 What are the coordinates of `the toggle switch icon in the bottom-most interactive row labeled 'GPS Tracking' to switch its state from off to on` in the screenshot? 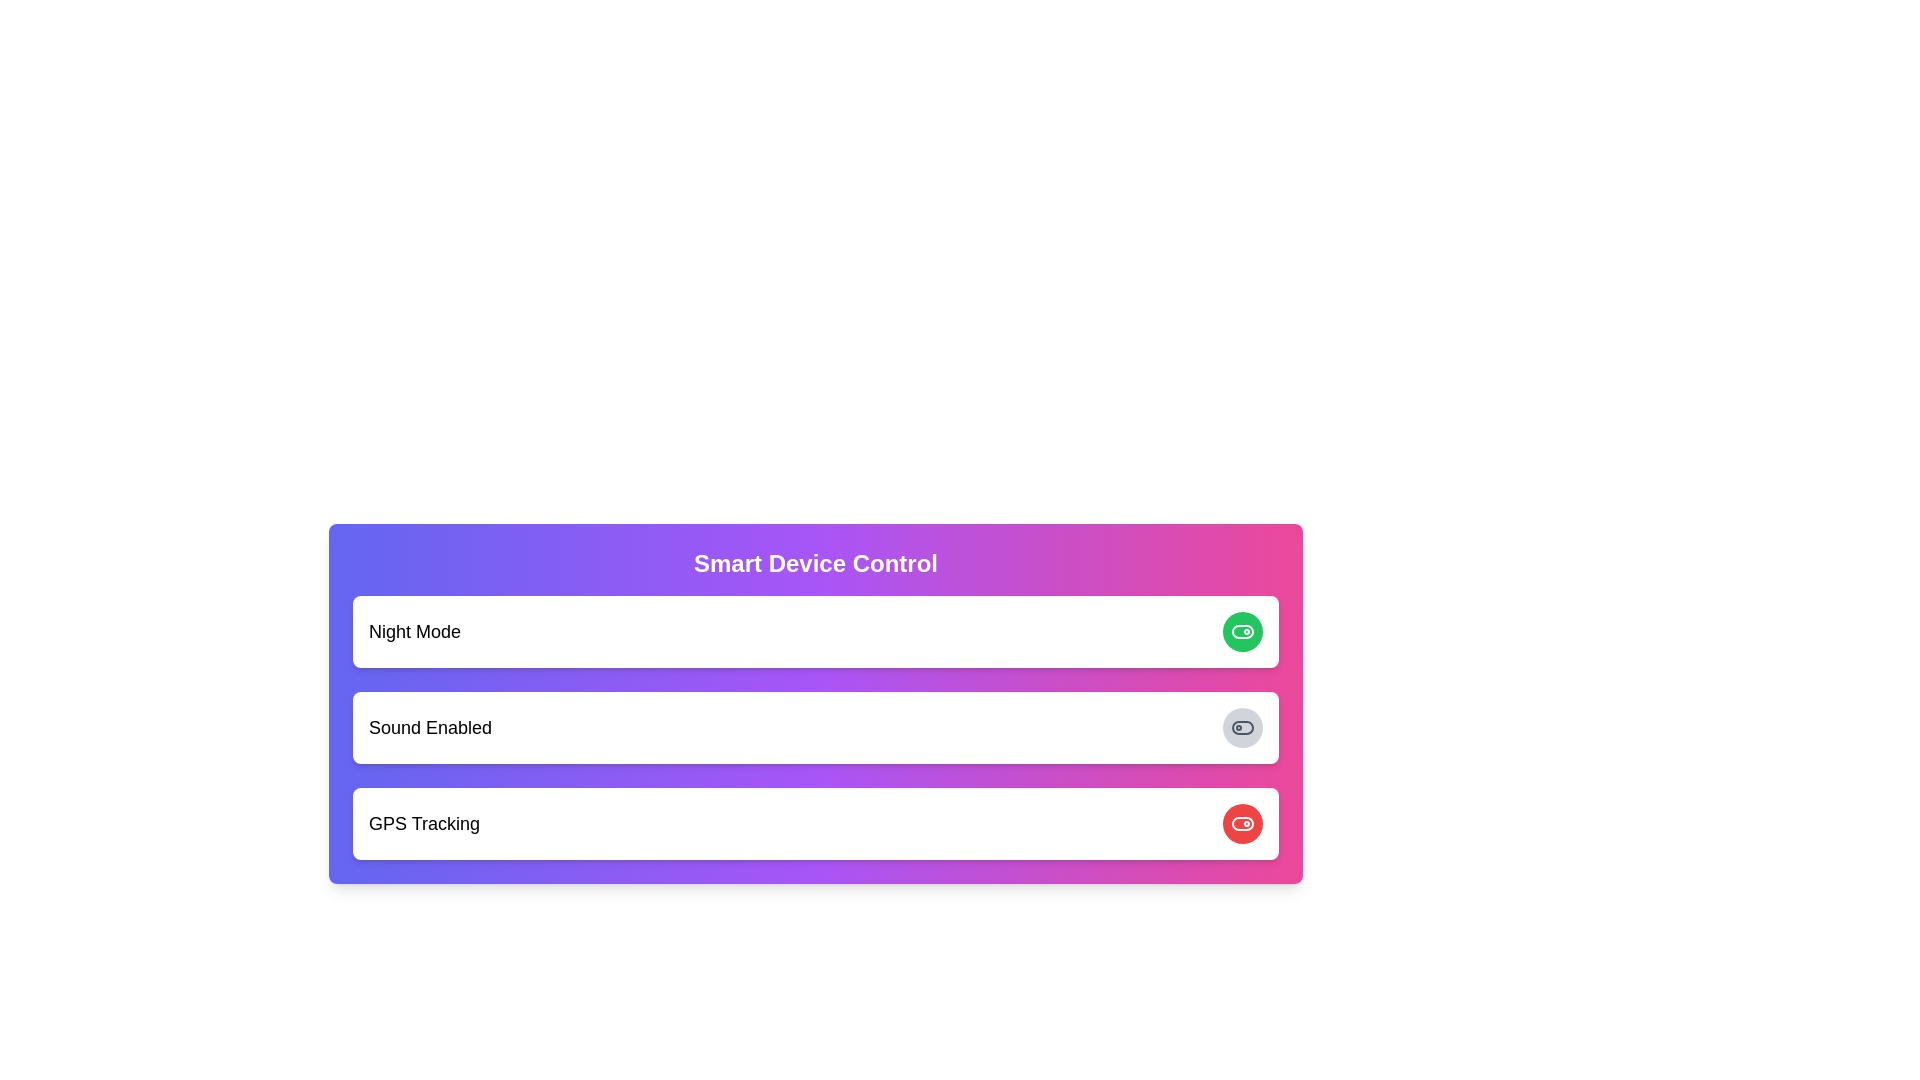 It's located at (1242, 824).